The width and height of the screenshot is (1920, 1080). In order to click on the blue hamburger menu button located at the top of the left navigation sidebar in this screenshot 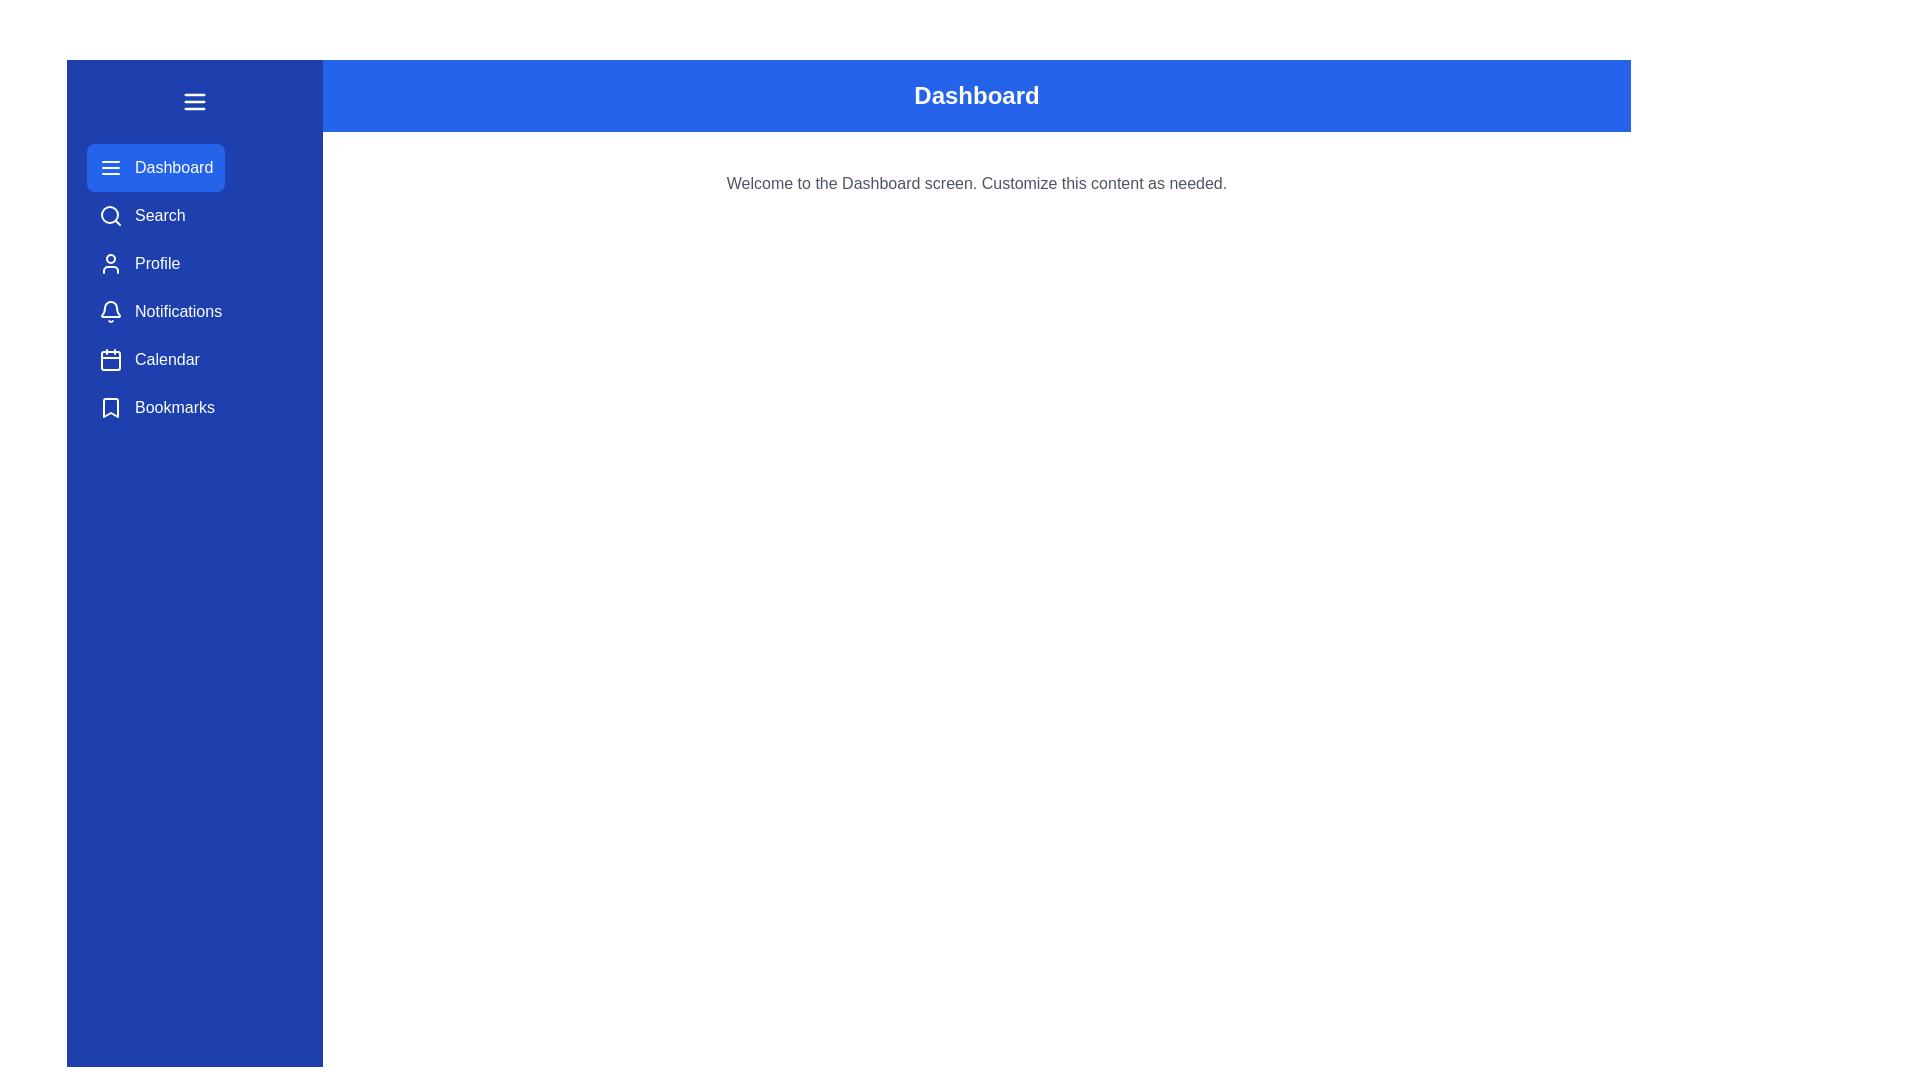, I will do `click(195, 101)`.